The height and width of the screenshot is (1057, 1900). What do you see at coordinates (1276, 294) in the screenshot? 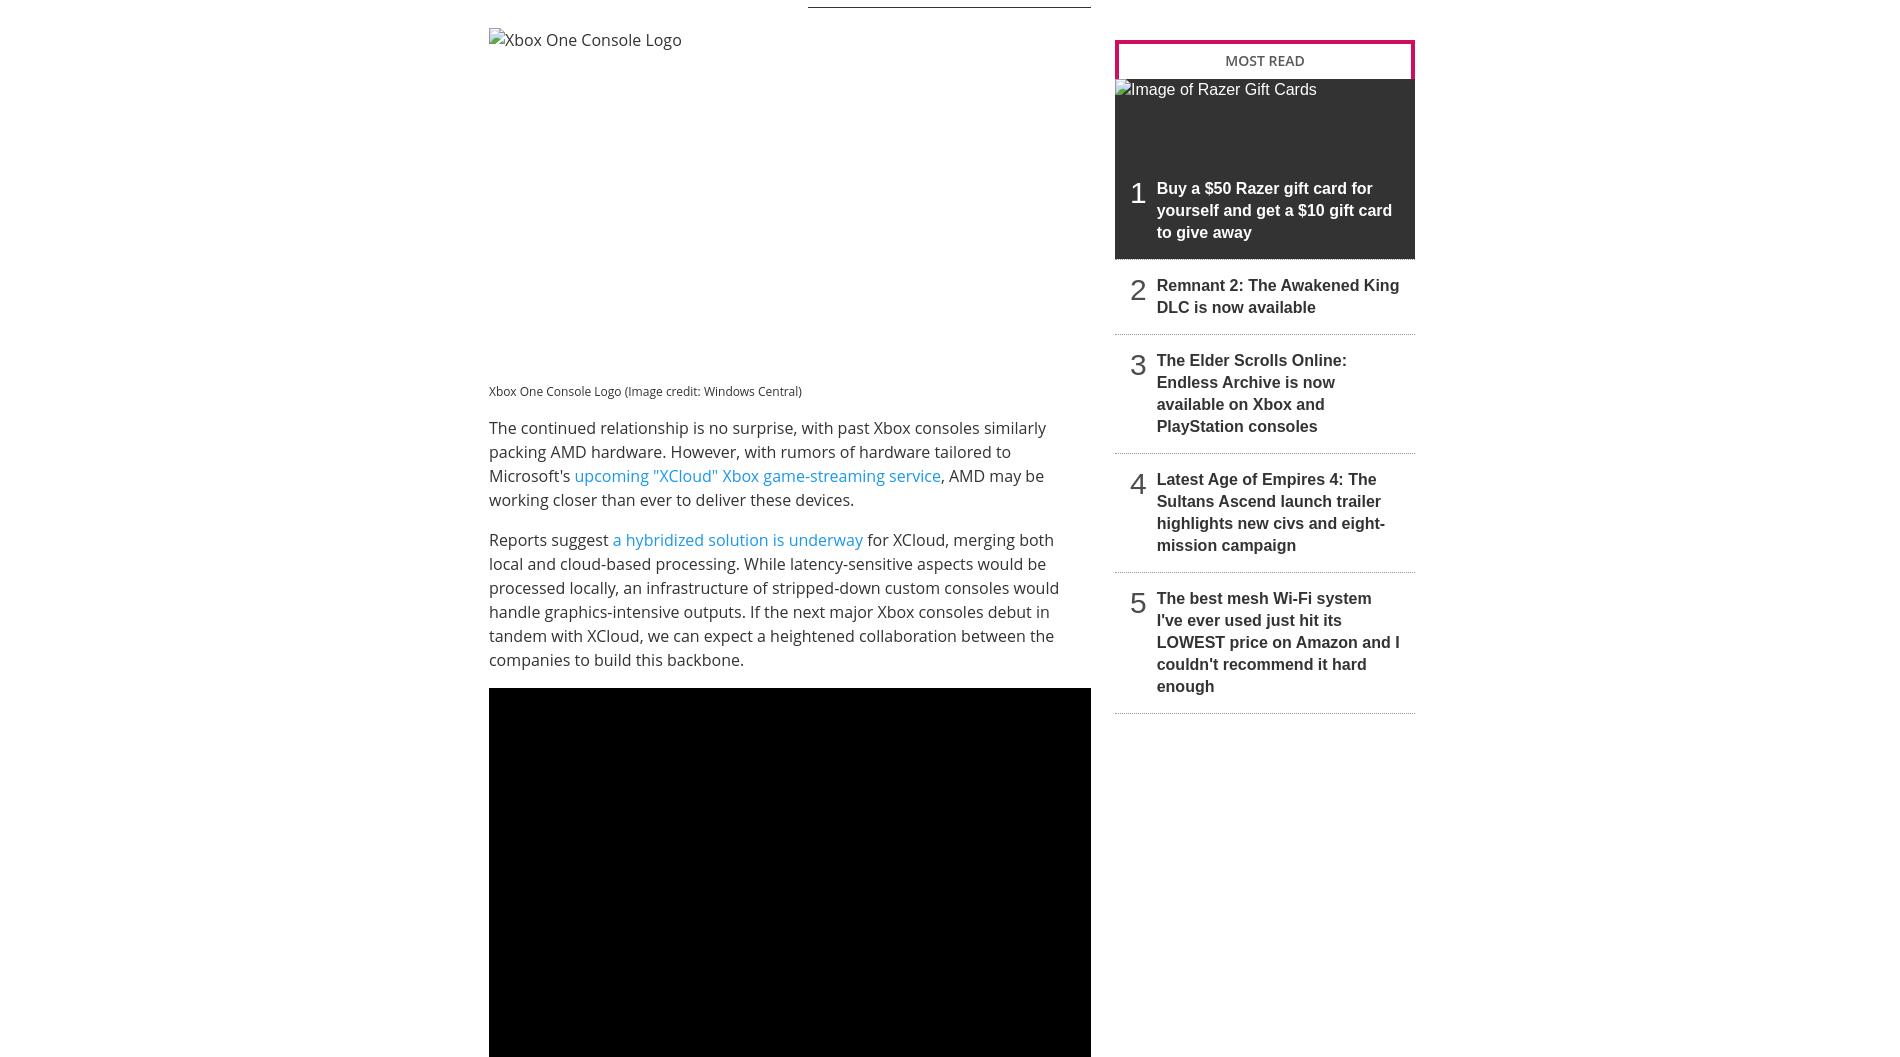
I see `'Remnant 2: The Awakened King DLC is now available'` at bounding box center [1276, 294].